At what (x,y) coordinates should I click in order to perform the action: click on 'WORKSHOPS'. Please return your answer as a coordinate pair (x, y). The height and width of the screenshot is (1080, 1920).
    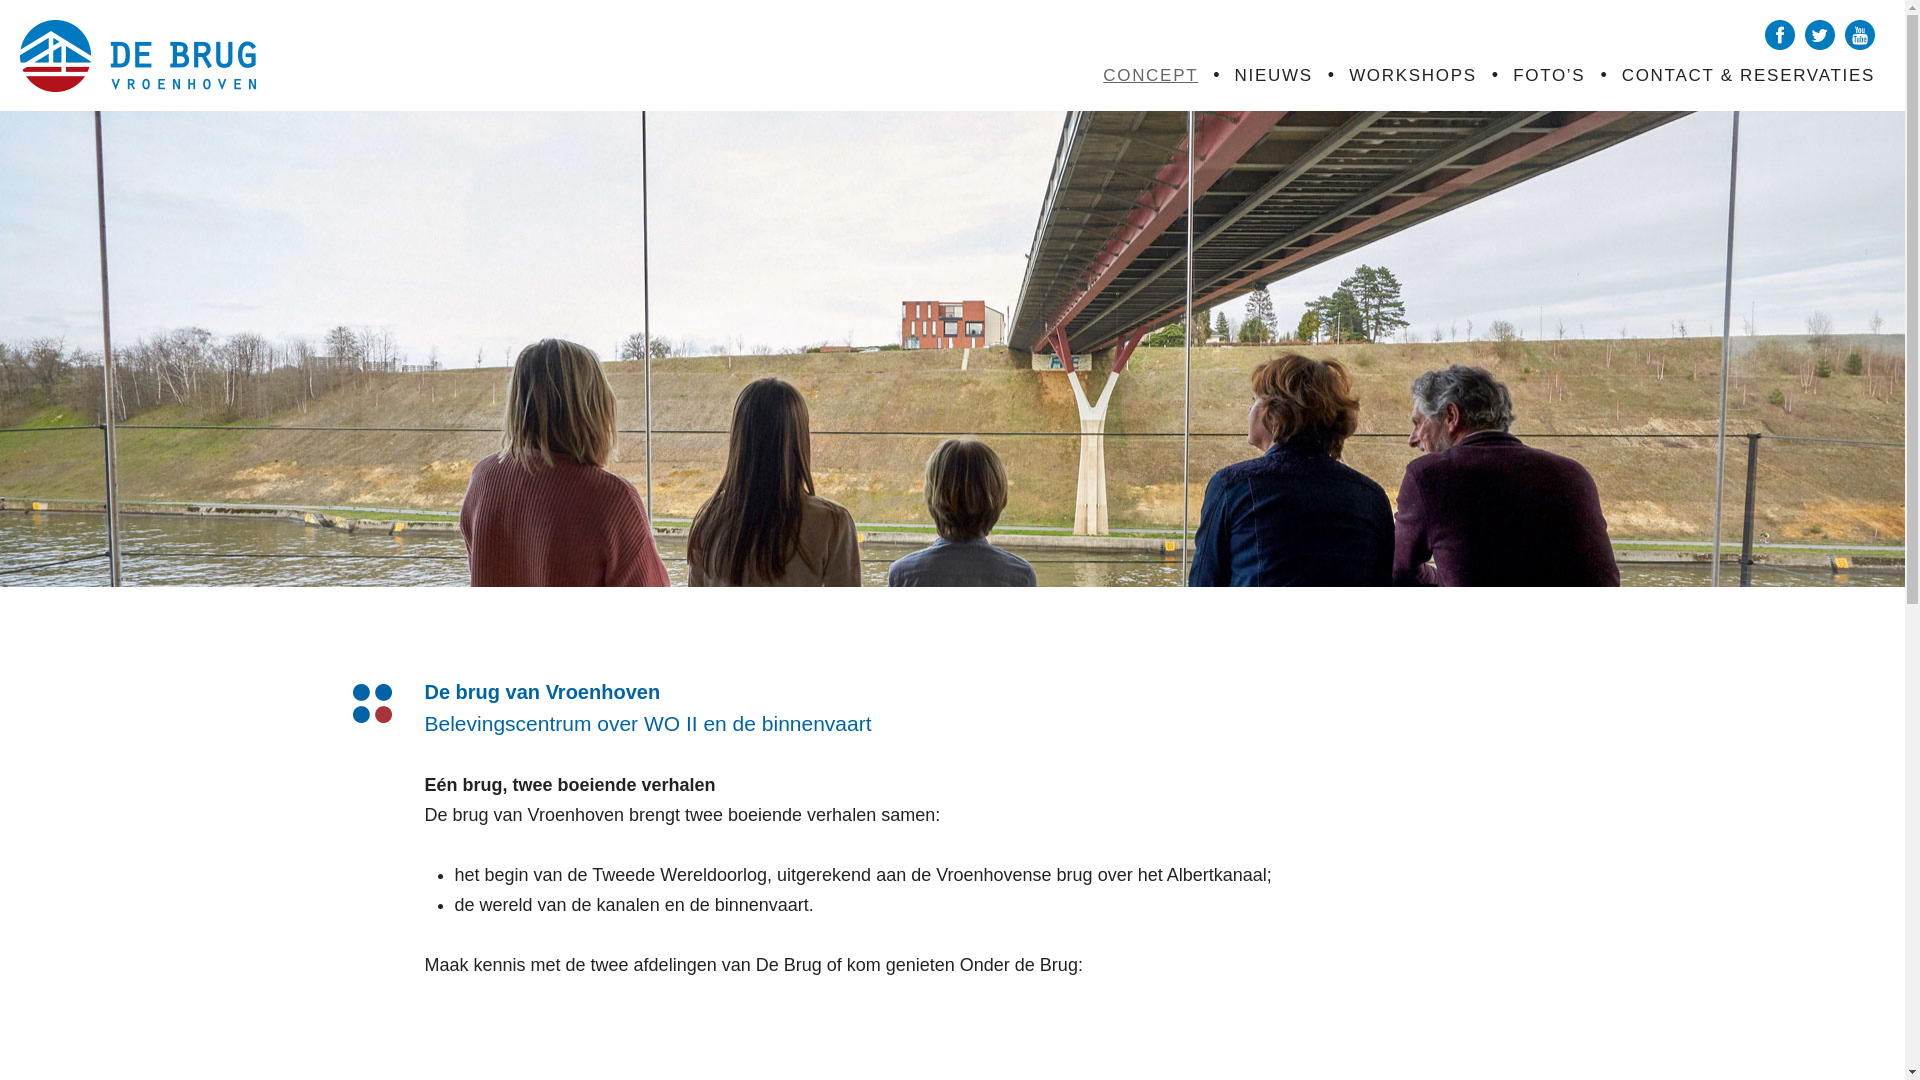
    Looking at the image, I should click on (1348, 74).